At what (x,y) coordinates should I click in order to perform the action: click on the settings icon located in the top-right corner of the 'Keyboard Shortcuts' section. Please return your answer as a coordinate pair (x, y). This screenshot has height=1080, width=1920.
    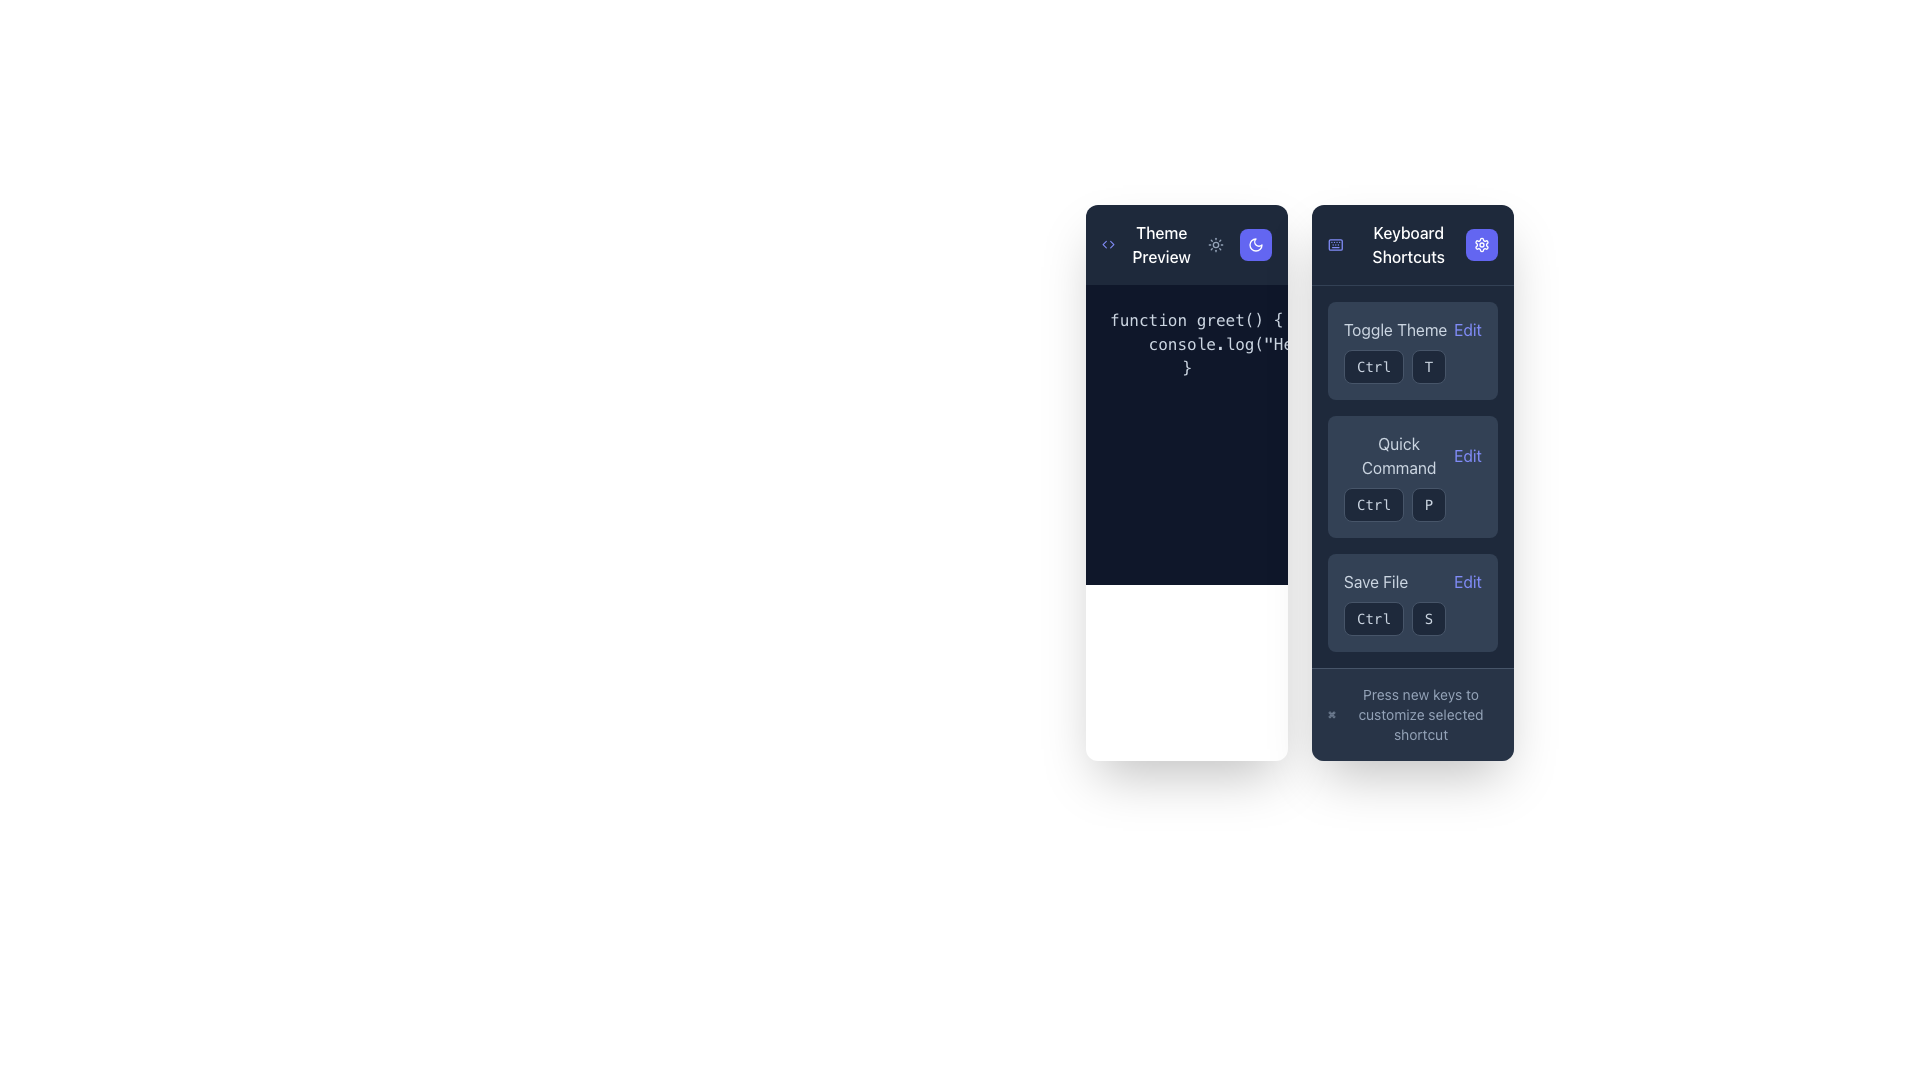
    Looking at the image, I should click on (1482, 244).